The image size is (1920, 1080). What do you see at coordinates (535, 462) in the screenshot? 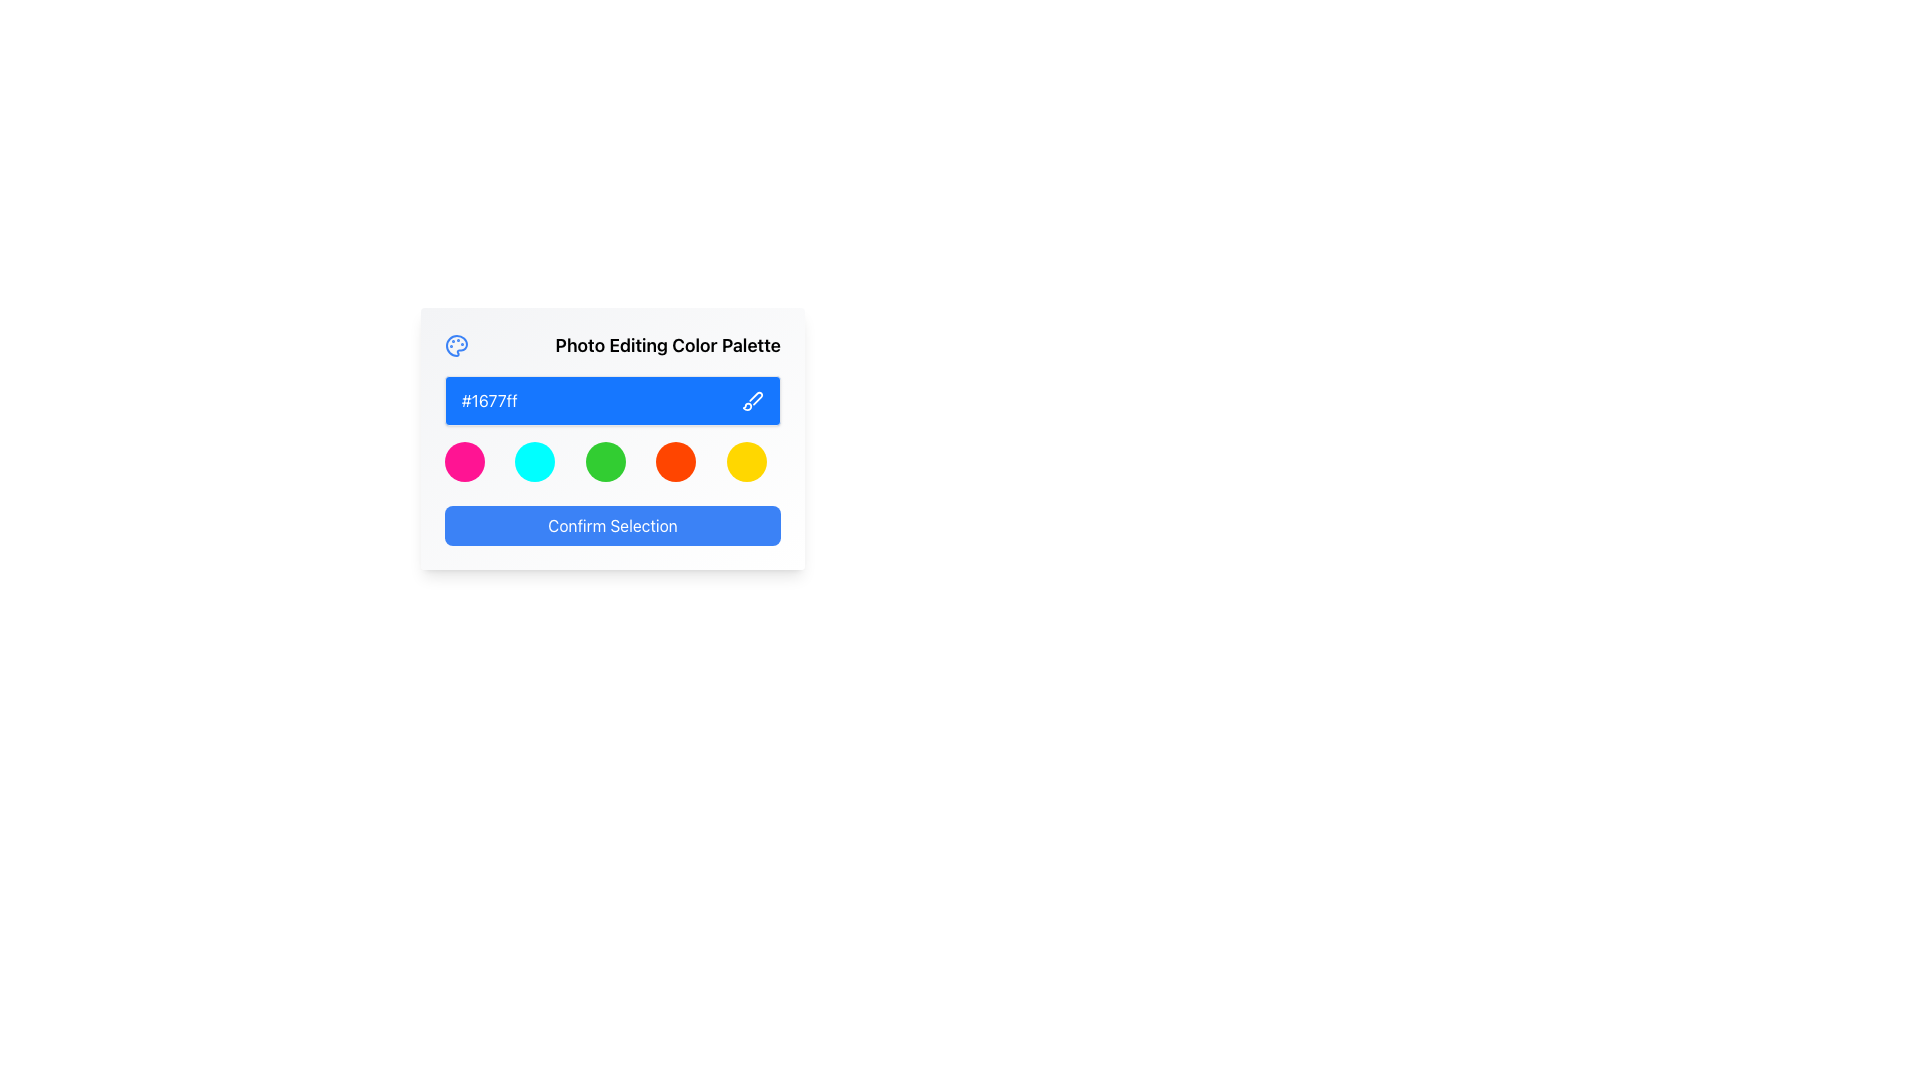
I see `the circular button with a cyan background` at bounding box center [535, 462].